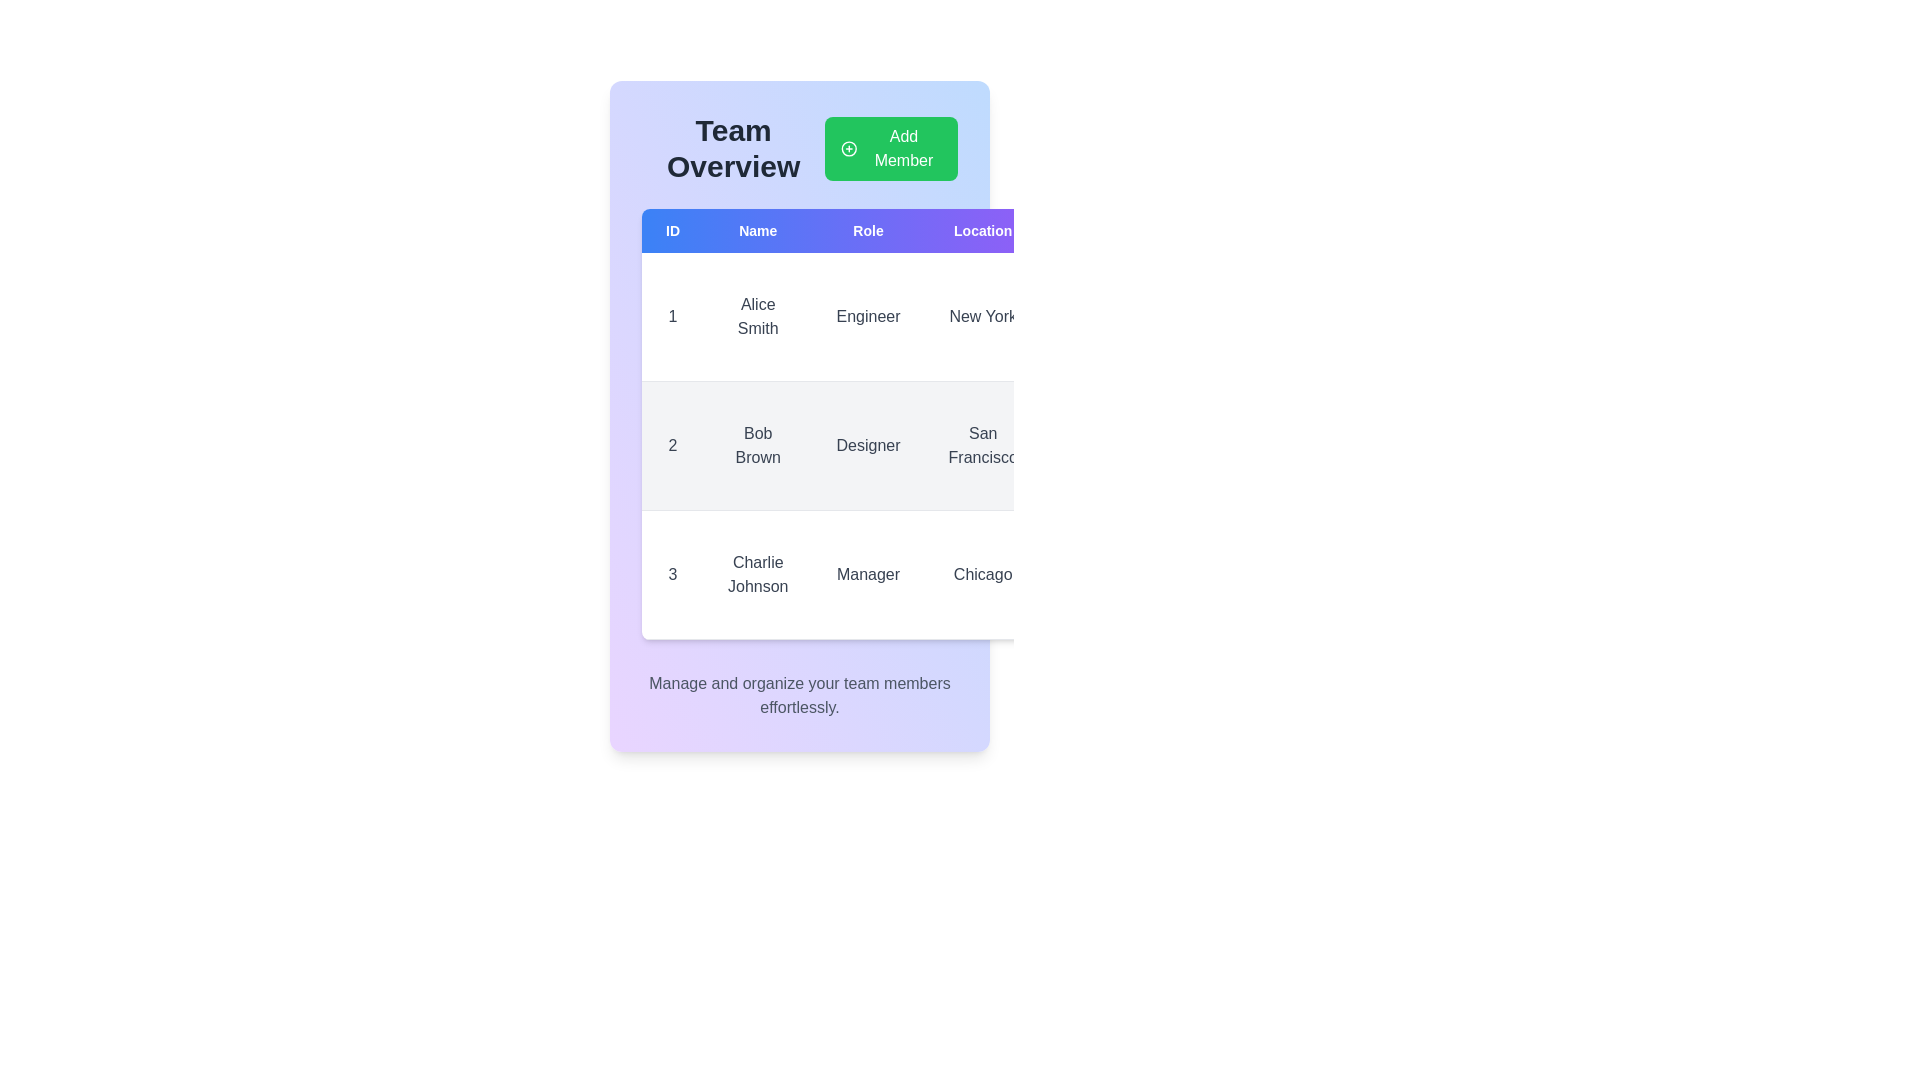 This screenshot has width=1920, height=1080. I want to click on the 'Team Overview' headline text label, so click(732, 148).